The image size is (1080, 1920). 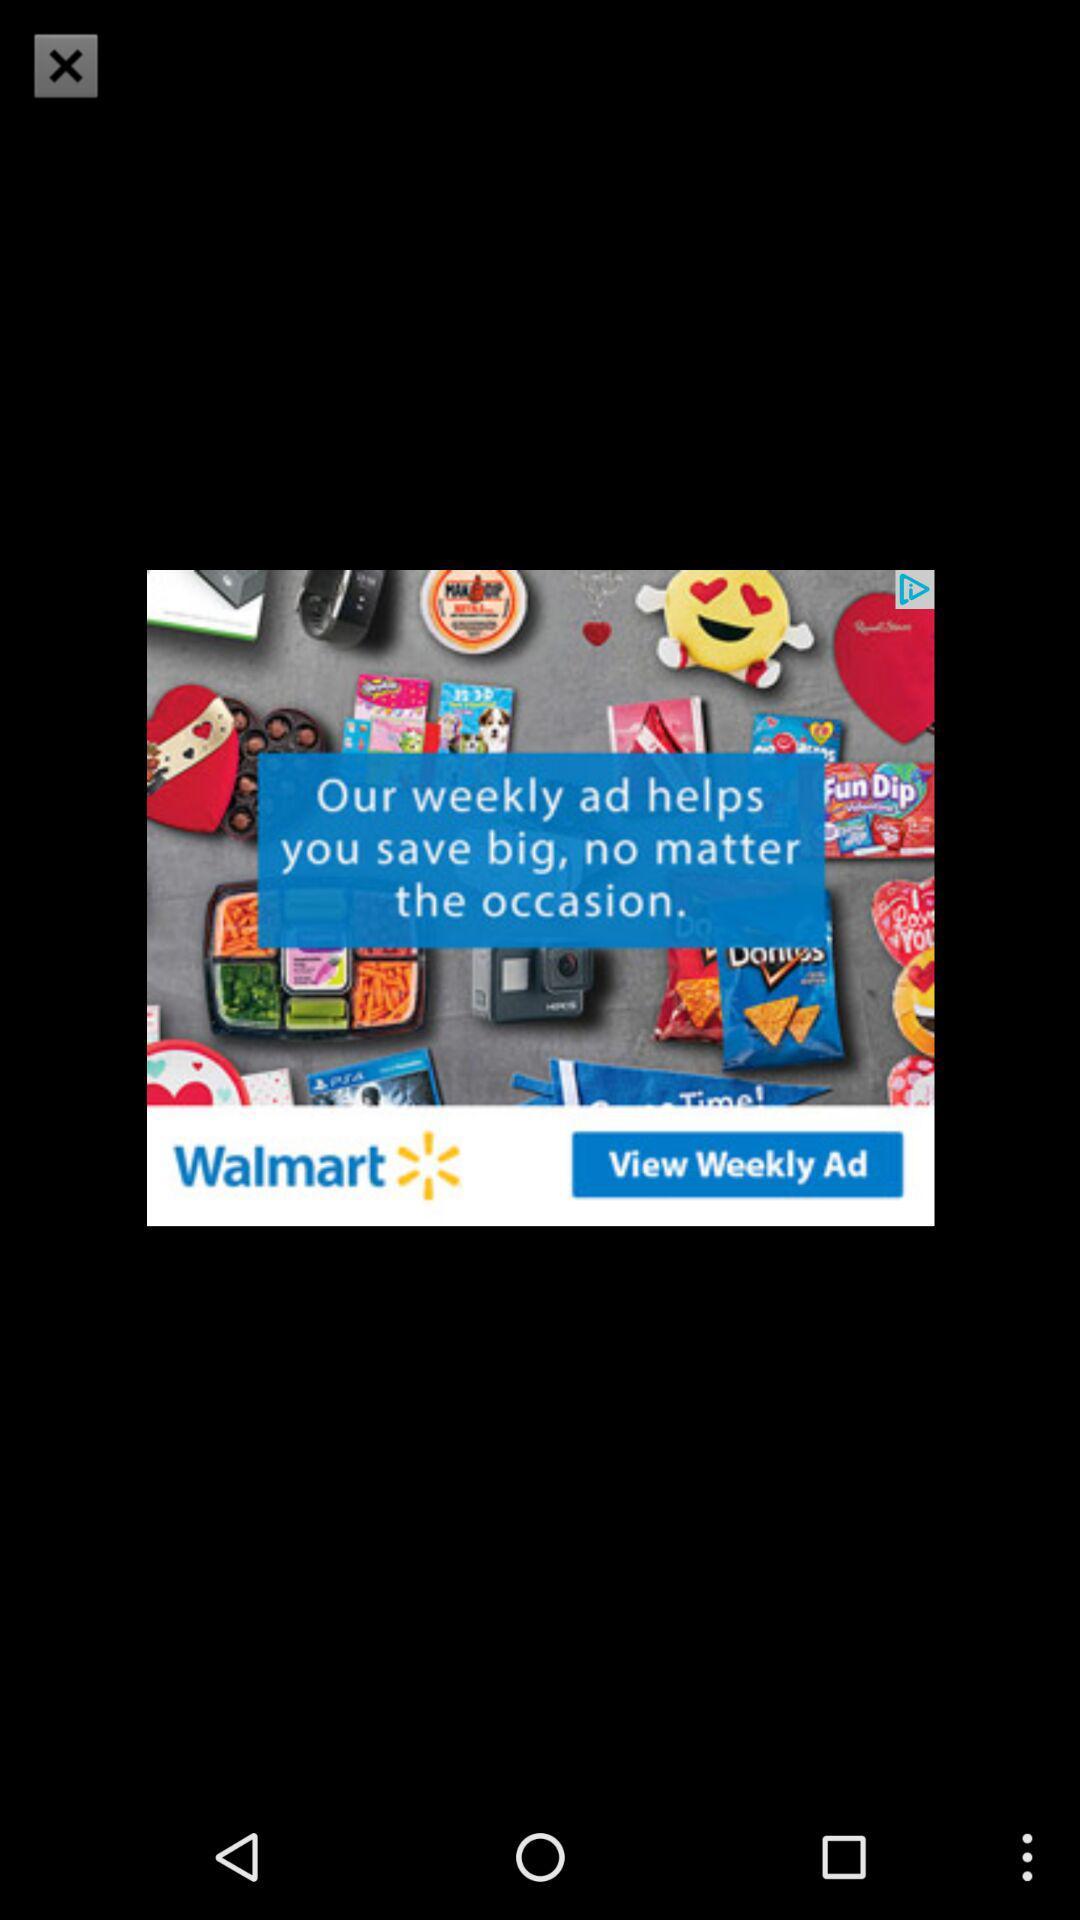 I want to click on the close icon, so click(x=64, y=70).